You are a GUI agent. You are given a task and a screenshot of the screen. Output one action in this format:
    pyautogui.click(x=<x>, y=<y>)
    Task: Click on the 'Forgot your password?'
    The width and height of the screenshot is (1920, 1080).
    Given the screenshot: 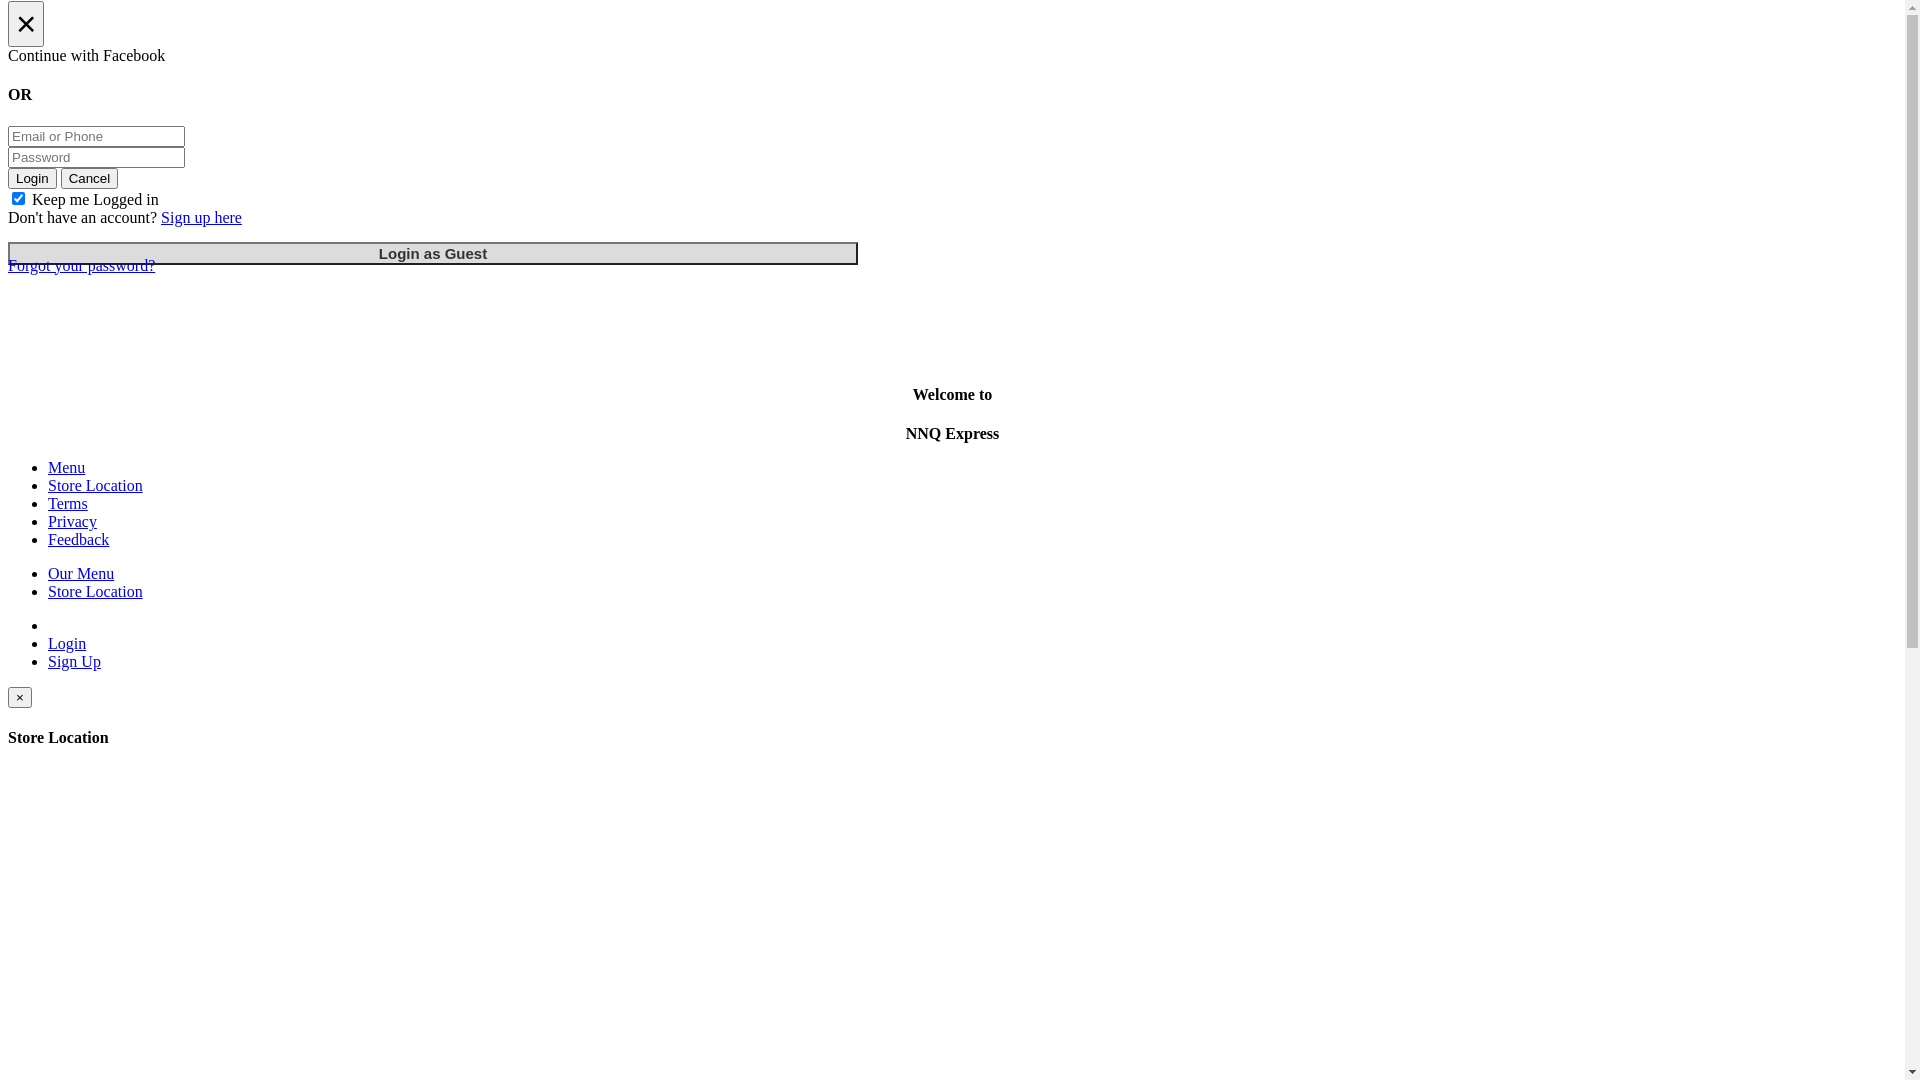 What is the action you would take?
    pyautogui.click(x=80, y=264)
    